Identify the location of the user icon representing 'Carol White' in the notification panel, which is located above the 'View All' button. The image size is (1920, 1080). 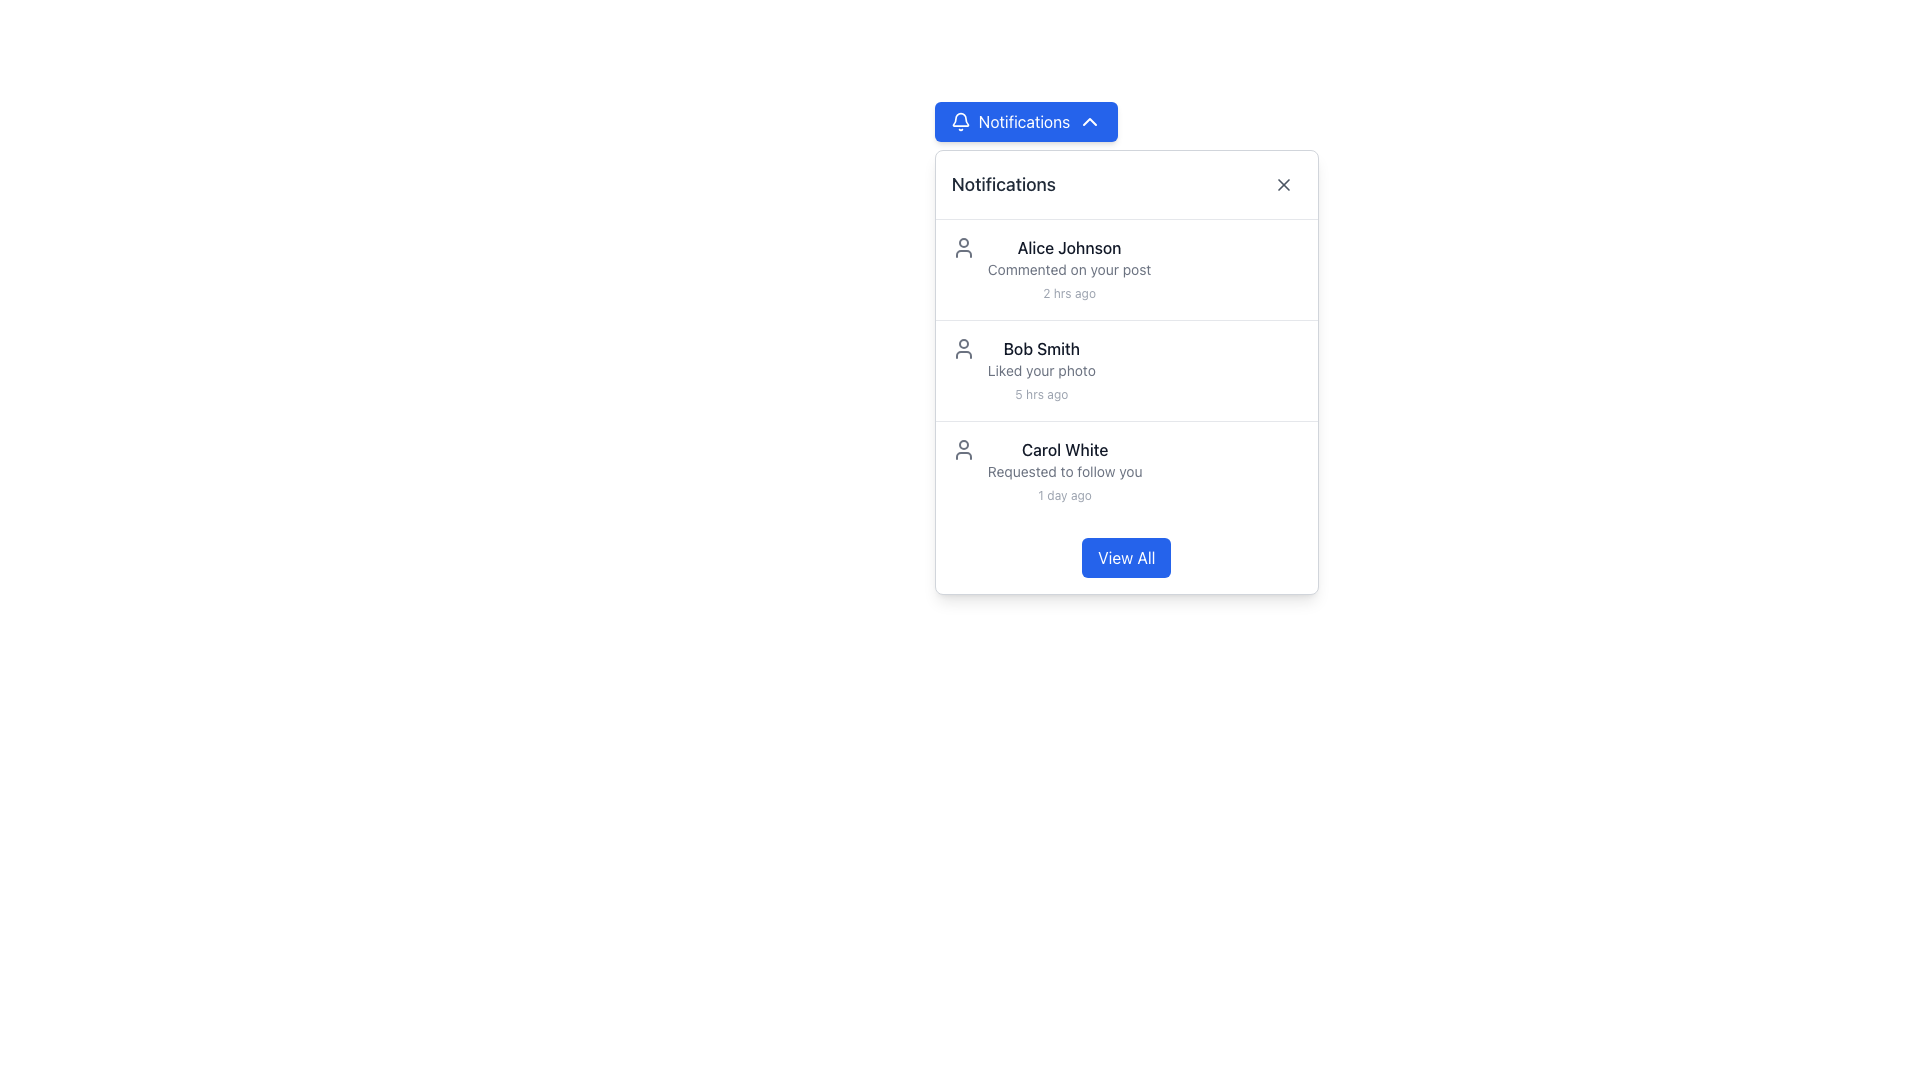
(963, 450).